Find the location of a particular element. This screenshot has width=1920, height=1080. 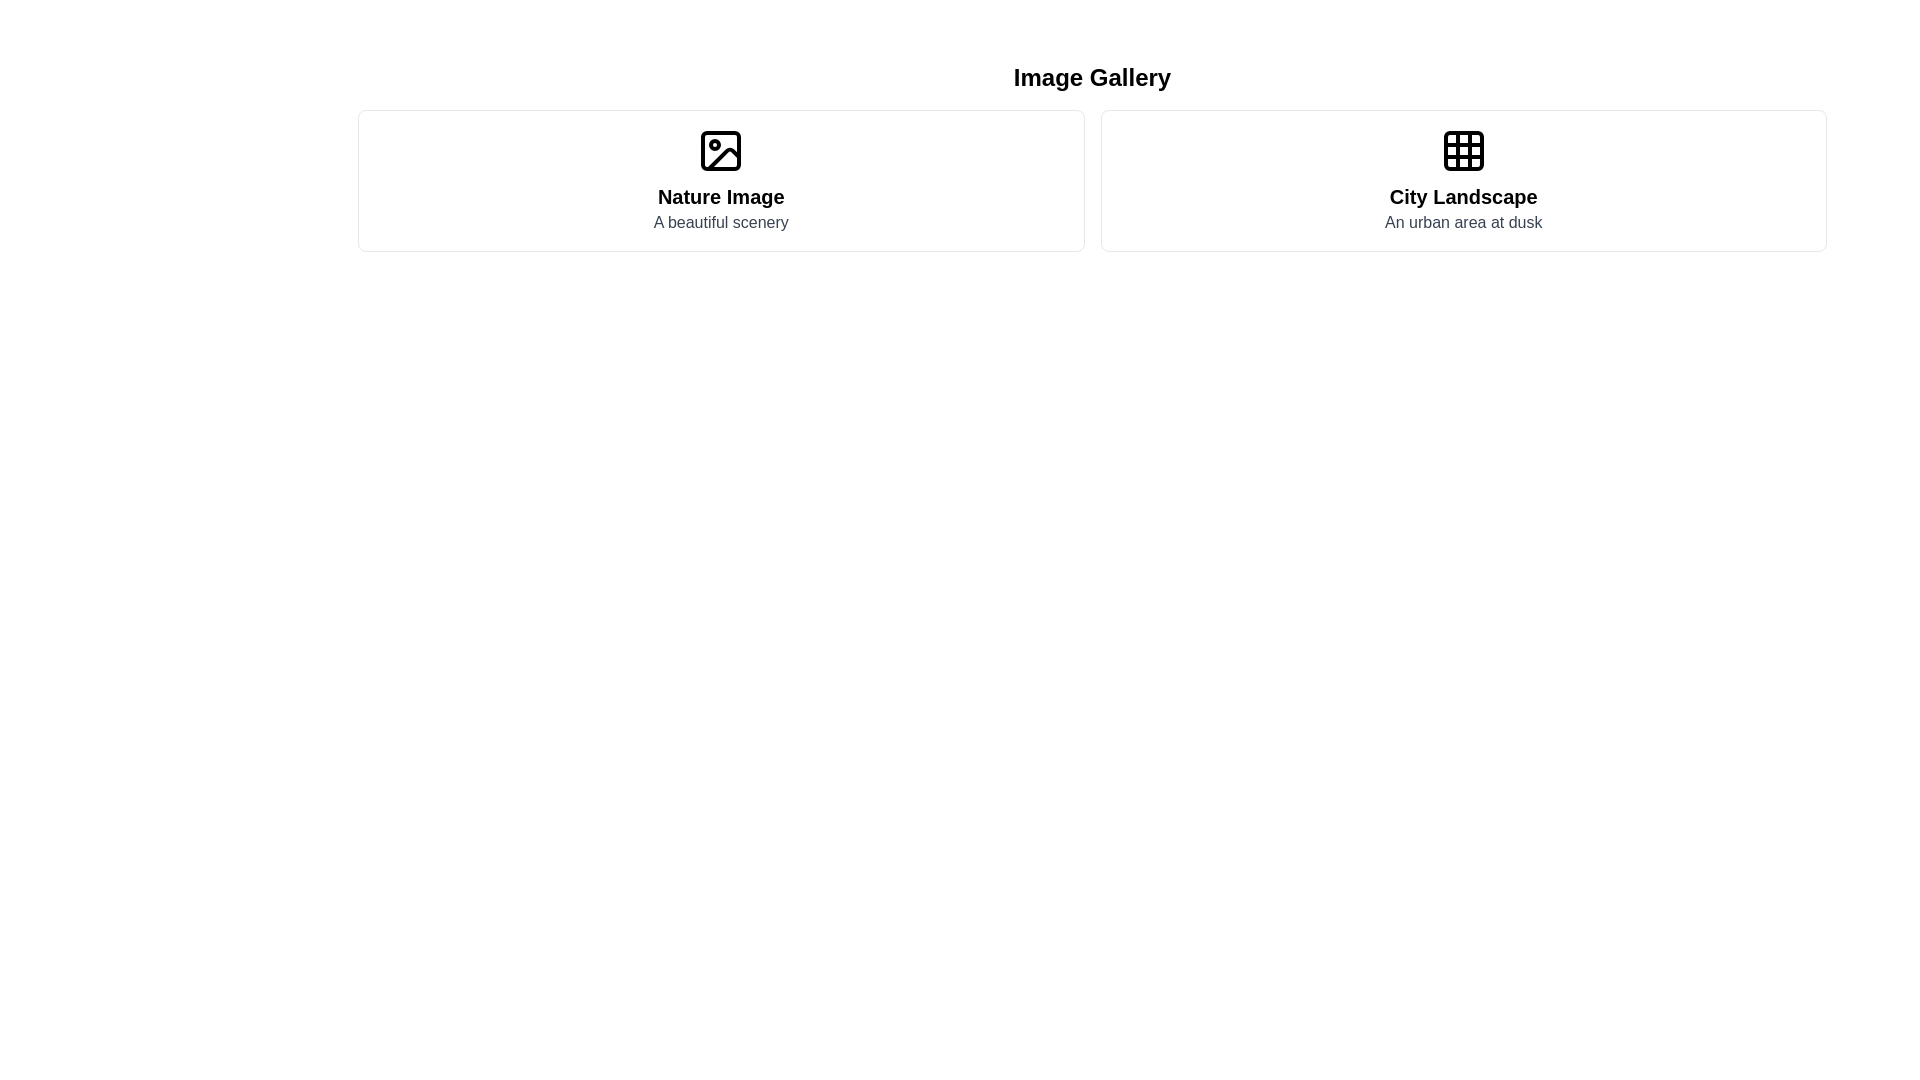

the icon representing an image placeholder located in the upper portion of the bordered card layout, which indicates a preview for an image is located at coordinates (720, 149).